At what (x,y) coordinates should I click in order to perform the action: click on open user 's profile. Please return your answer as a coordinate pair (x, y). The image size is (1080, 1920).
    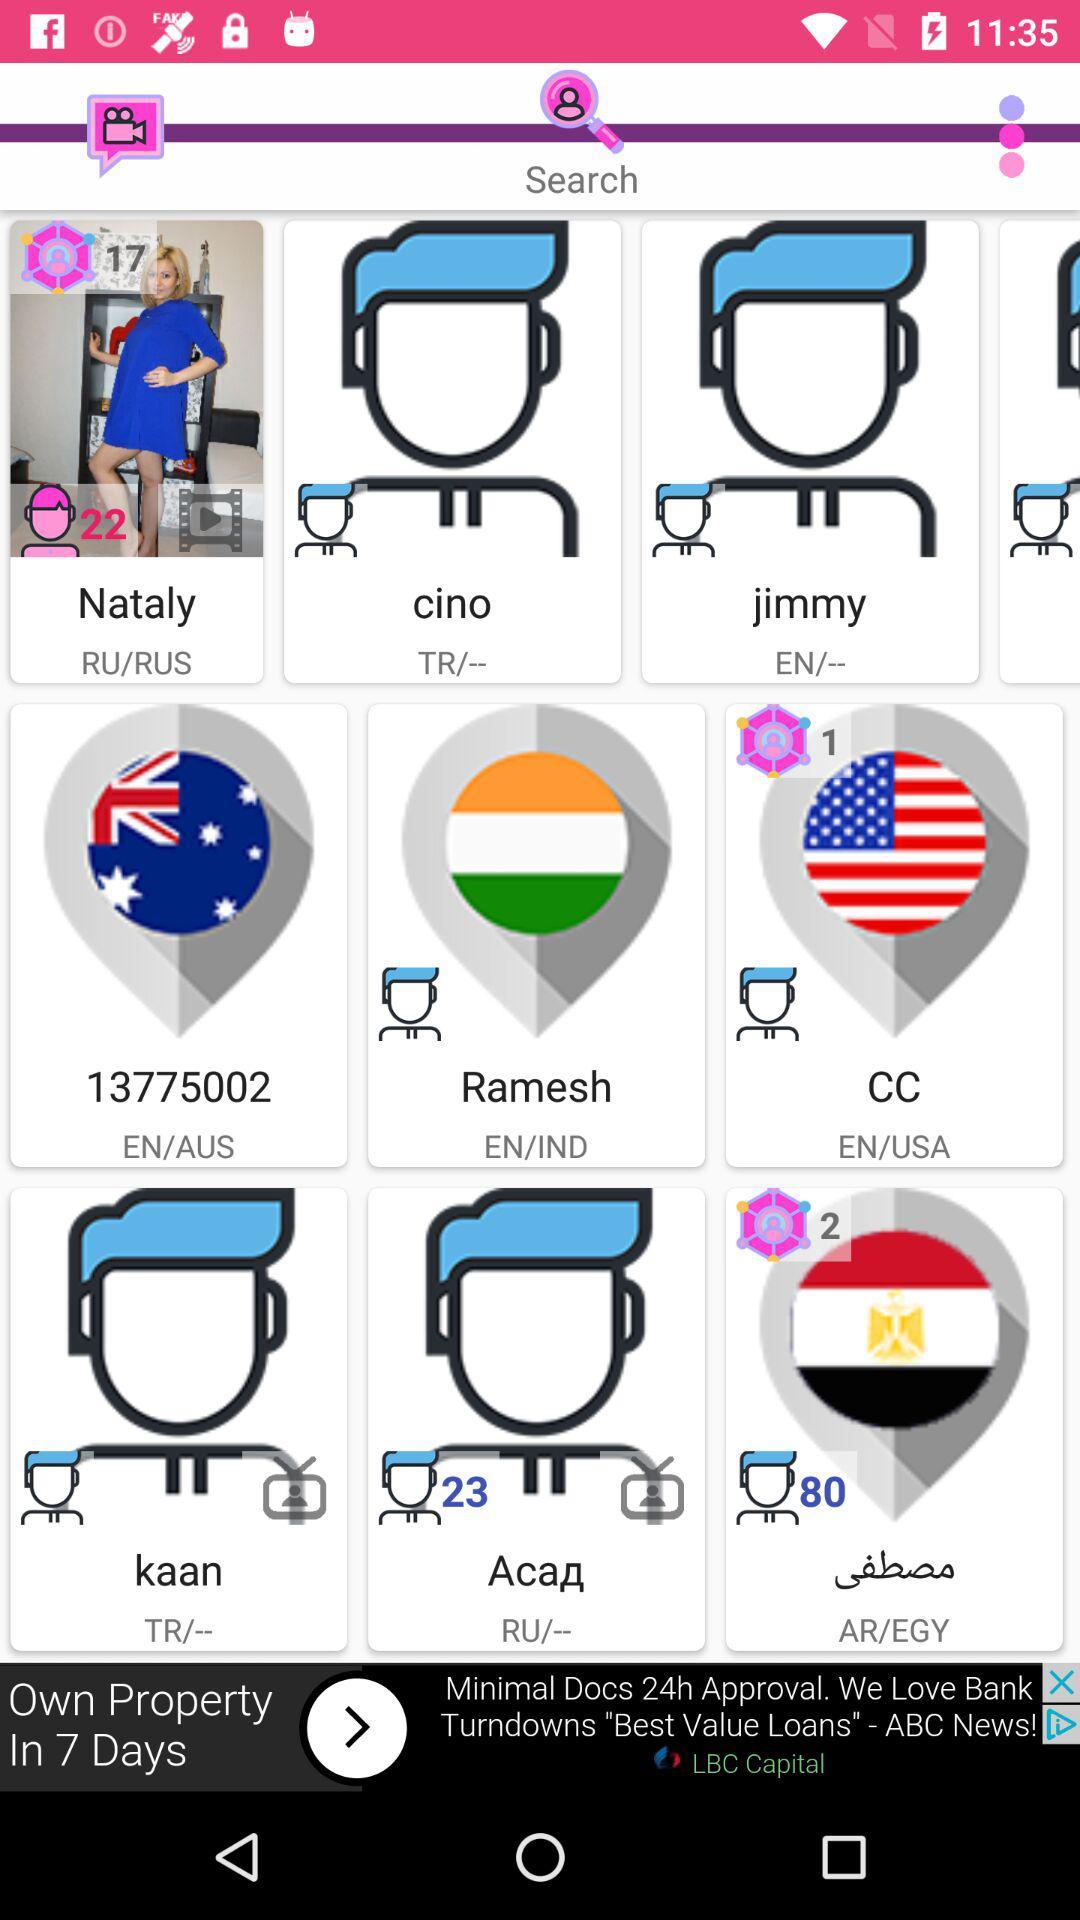
    Looking at the image, I should click on (893, 1356).